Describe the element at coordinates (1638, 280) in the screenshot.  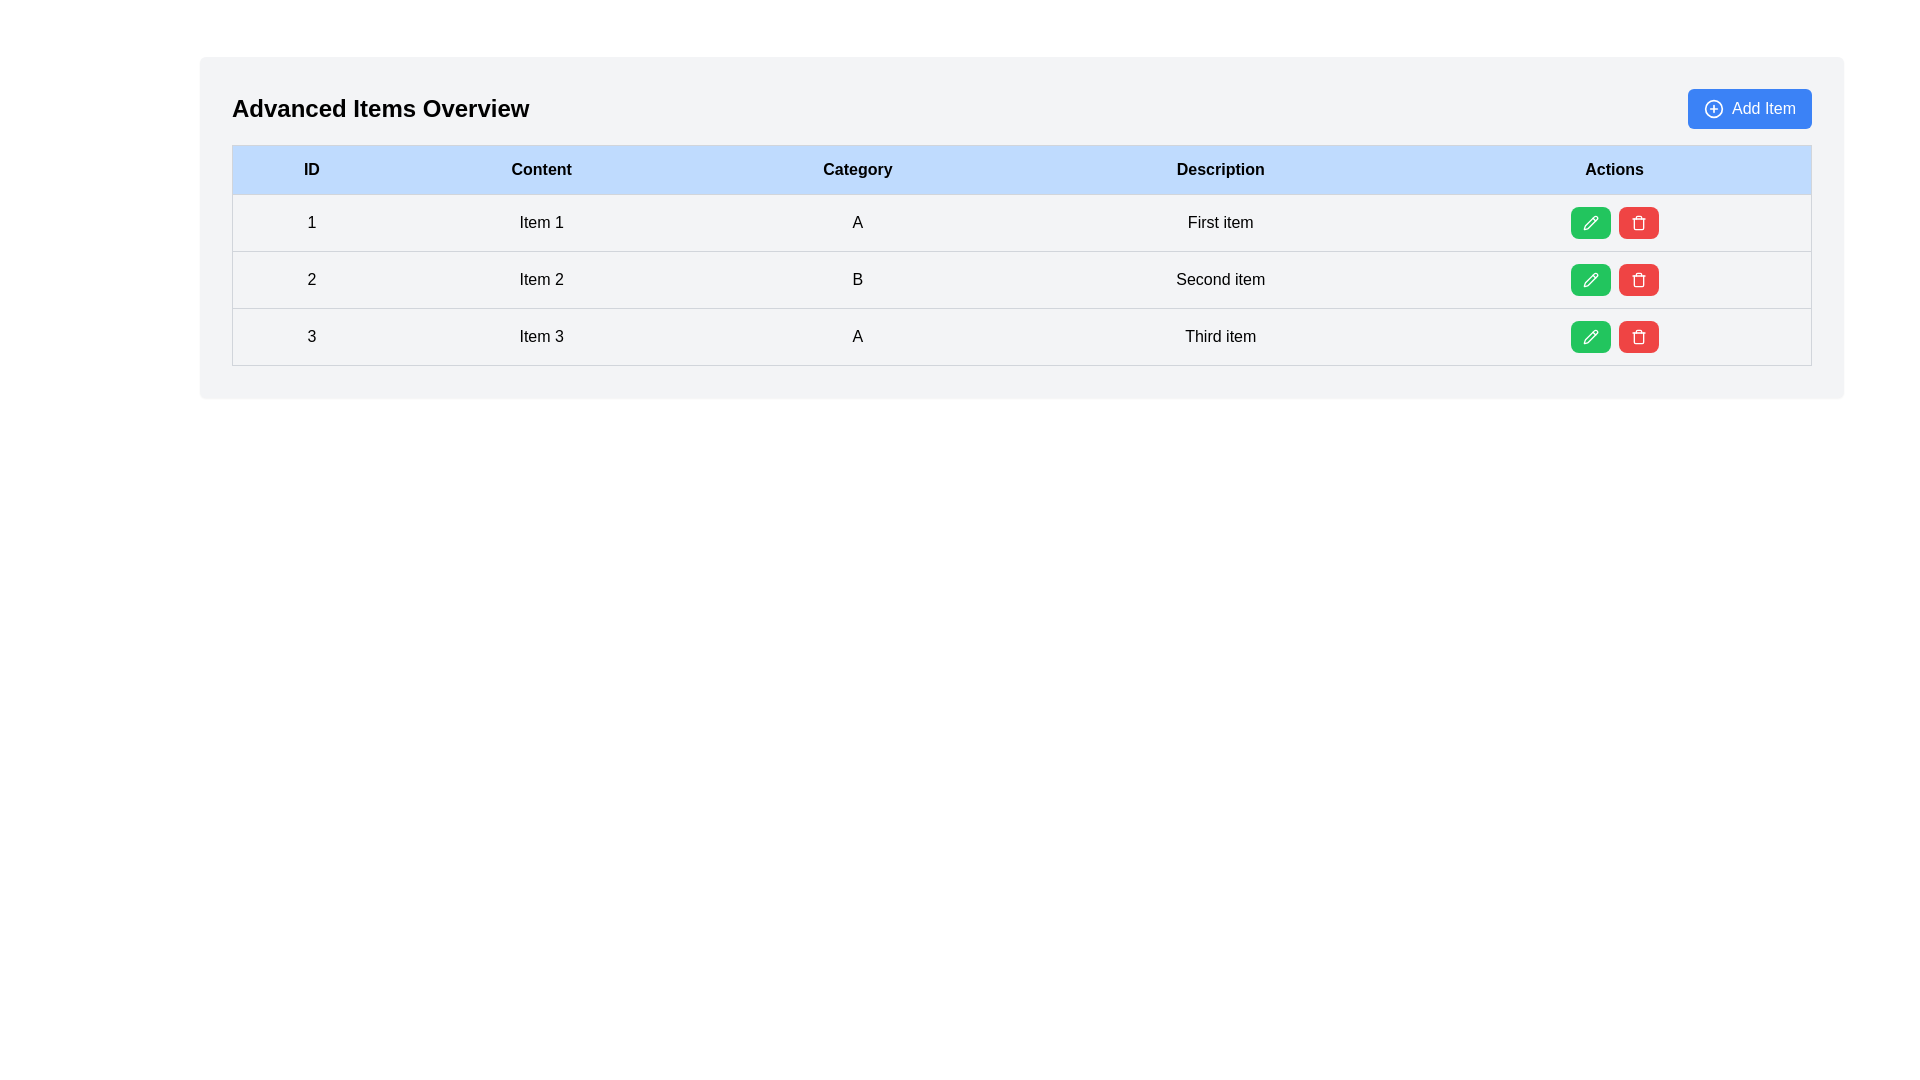
I see `the 'Delete' icon button located in the 'Actions' column of the third row in the table` at that location.